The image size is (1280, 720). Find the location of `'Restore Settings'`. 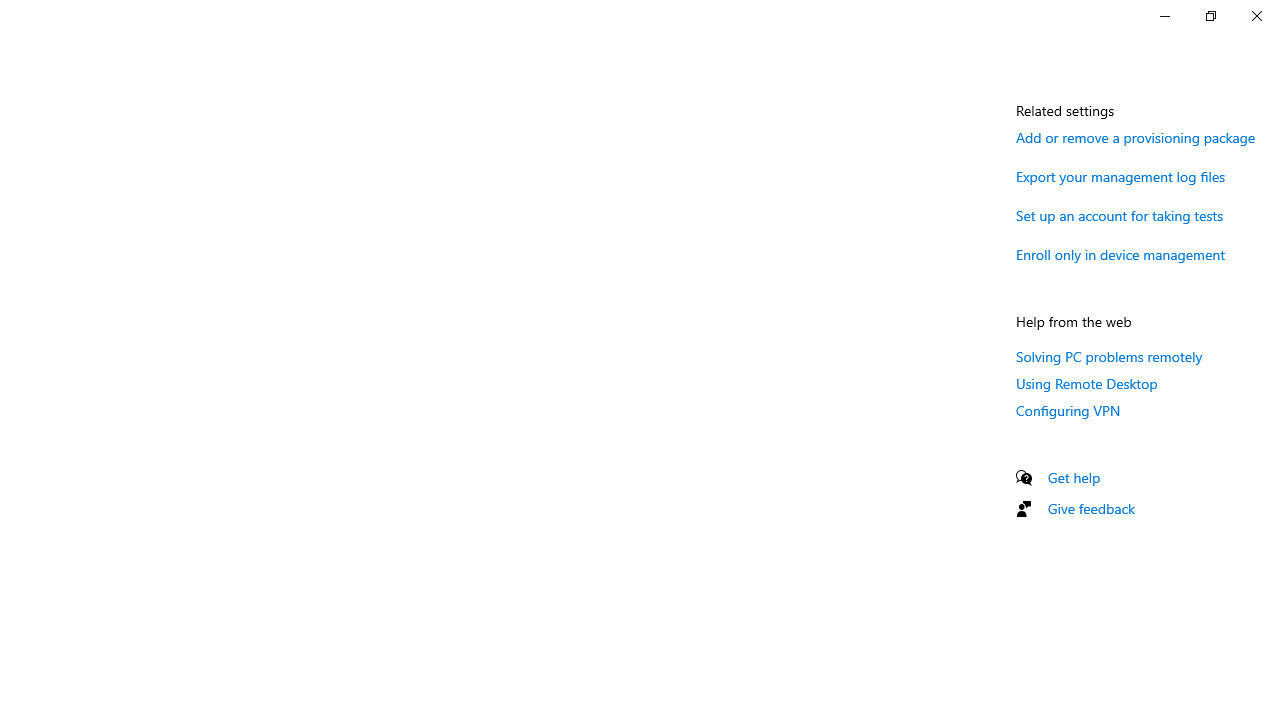

'Restore Settings' is located at coordinates (1209, 15).